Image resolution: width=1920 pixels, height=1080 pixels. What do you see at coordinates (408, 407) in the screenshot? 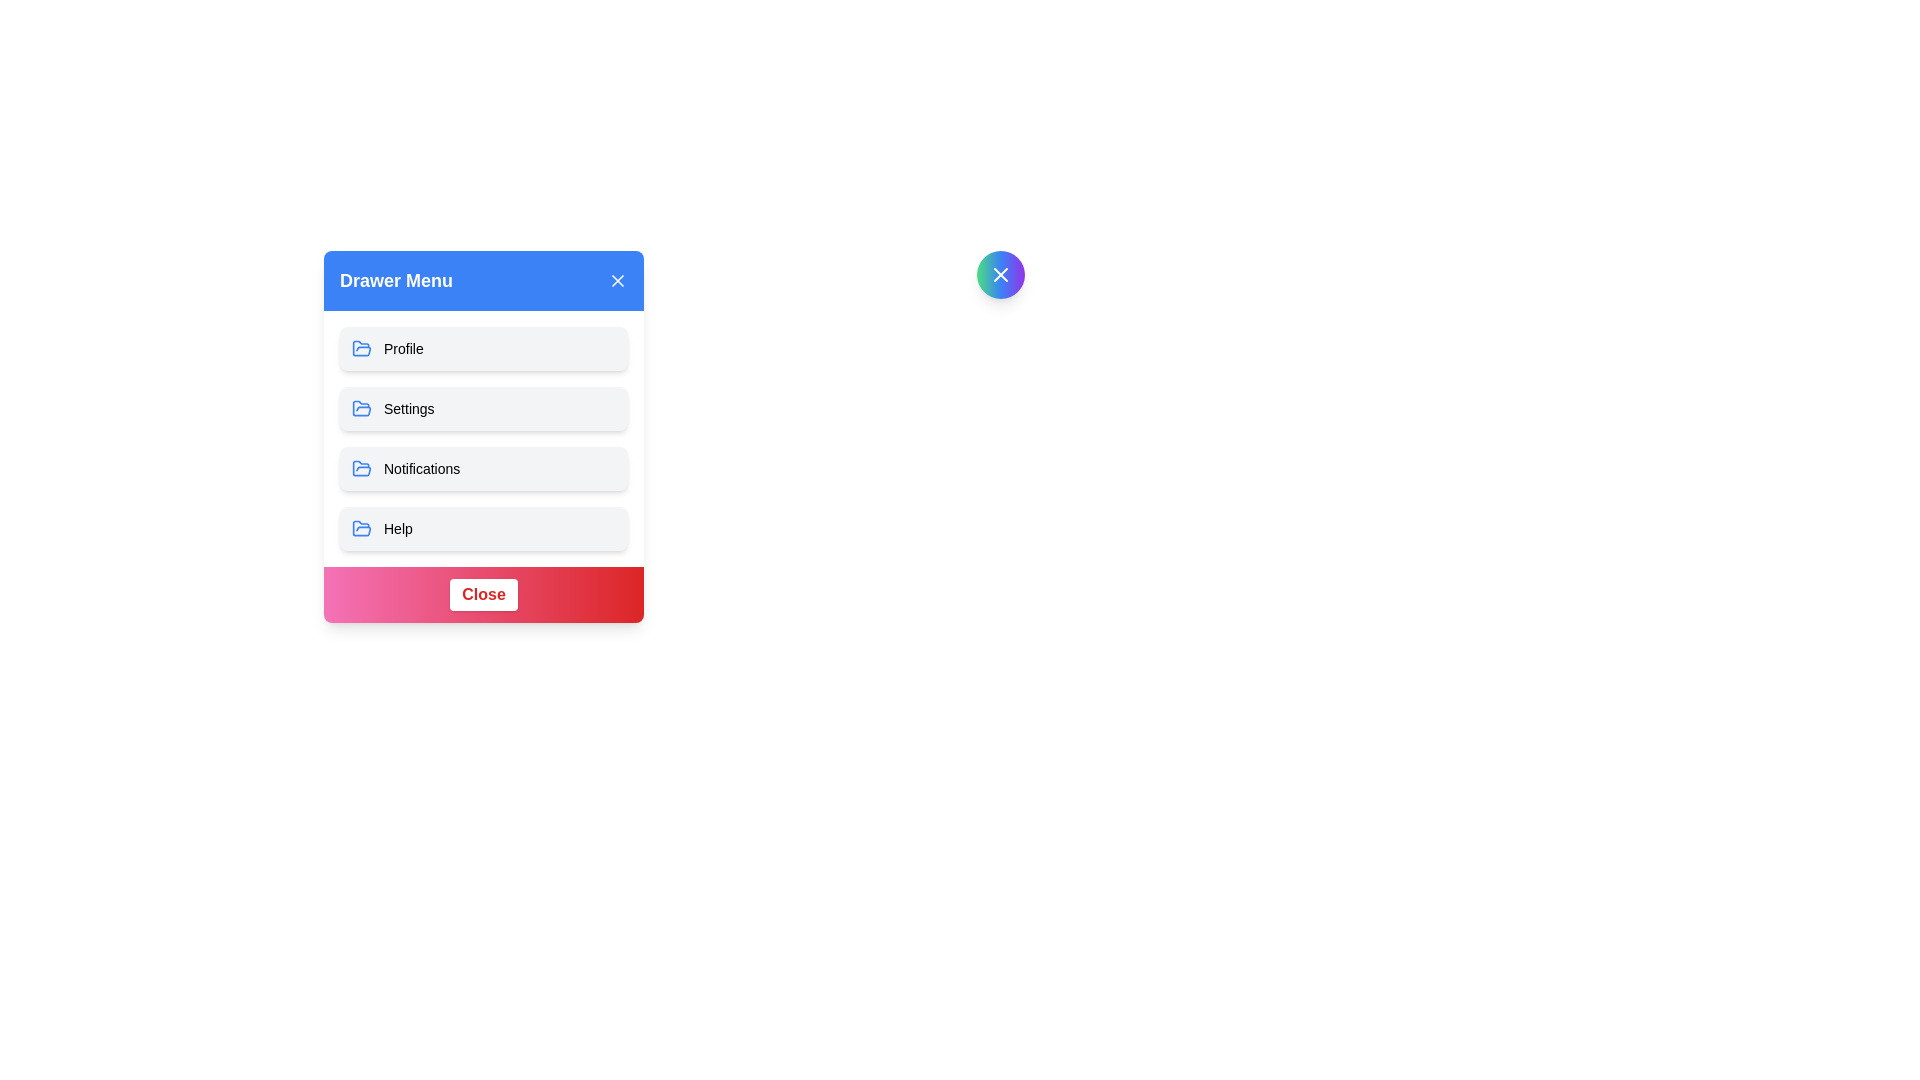
I see `the 'Settings' text label which is positioned in the second option of a vertical list in a drawer-style menu, below 'Profile' and above 'Notifications'` at bounding box center [408, 407].